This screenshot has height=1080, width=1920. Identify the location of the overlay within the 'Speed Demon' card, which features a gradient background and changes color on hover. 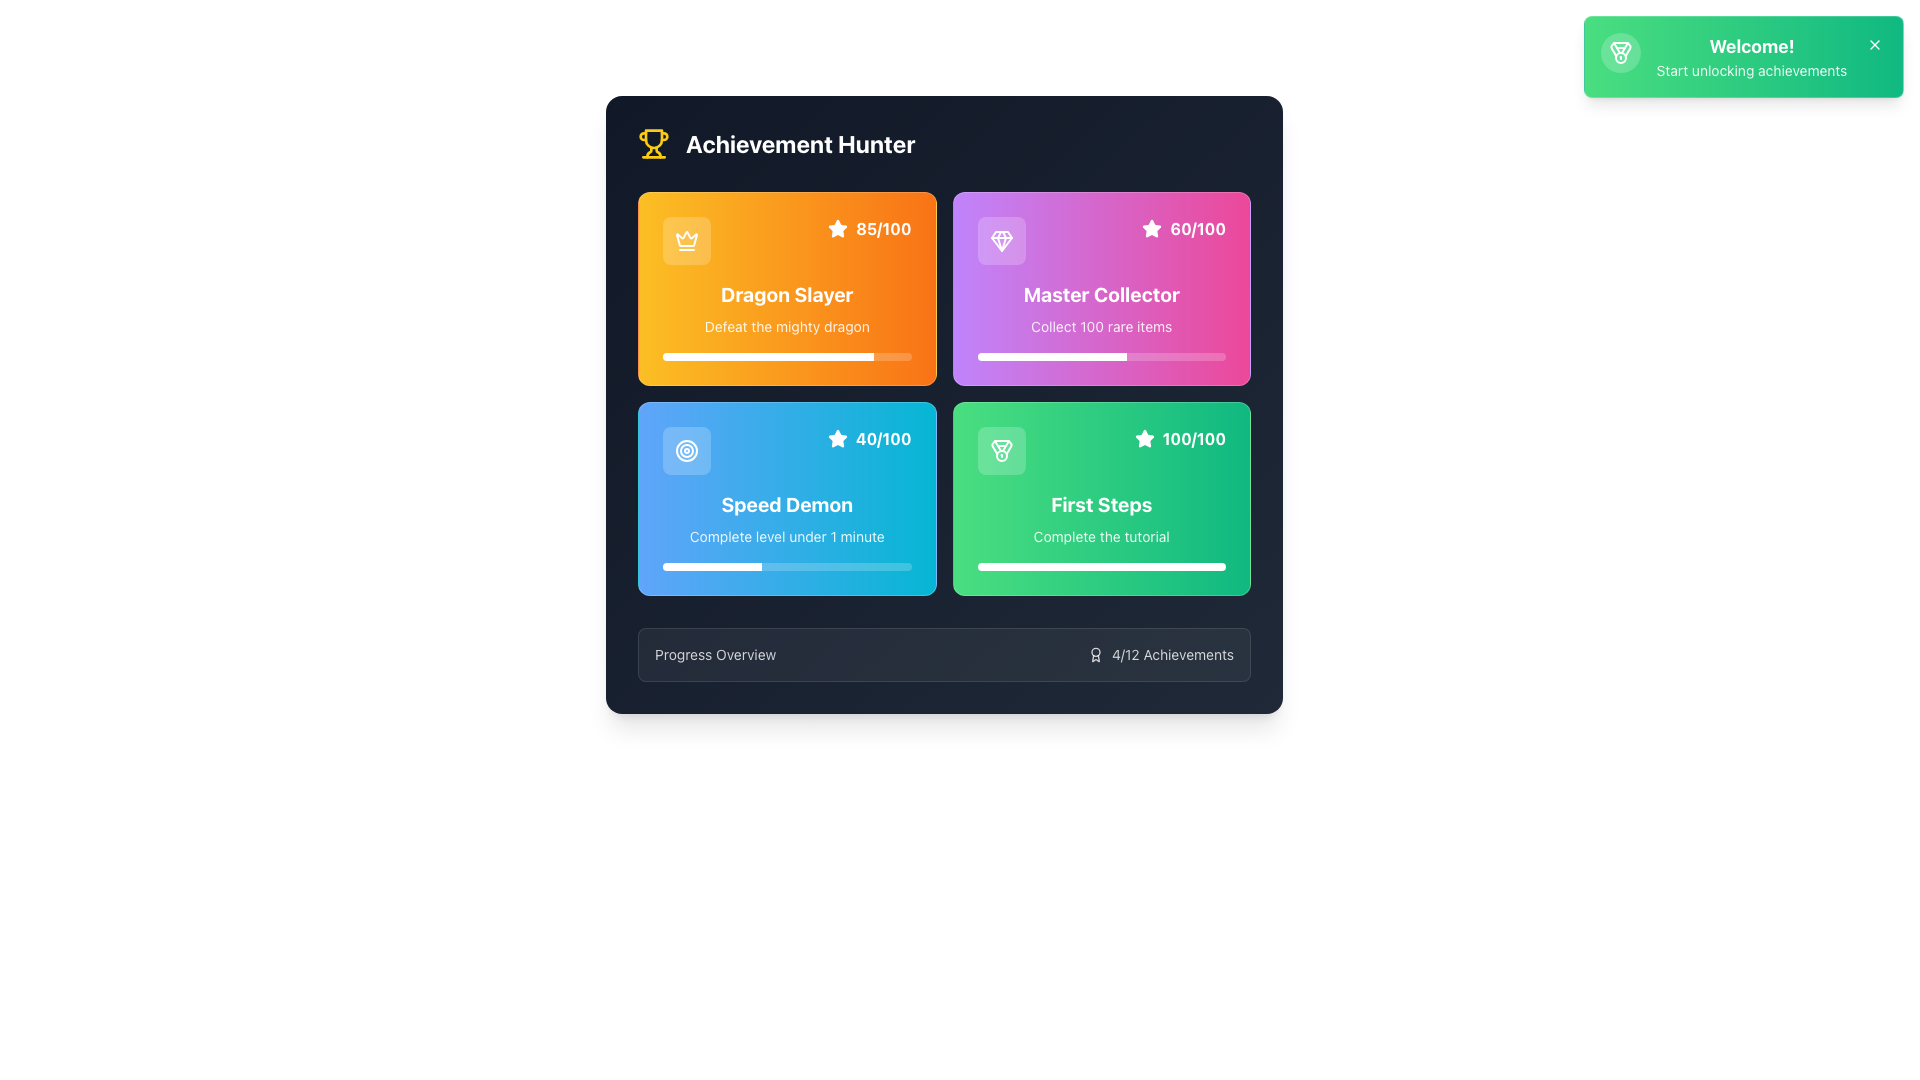
(786, 497).